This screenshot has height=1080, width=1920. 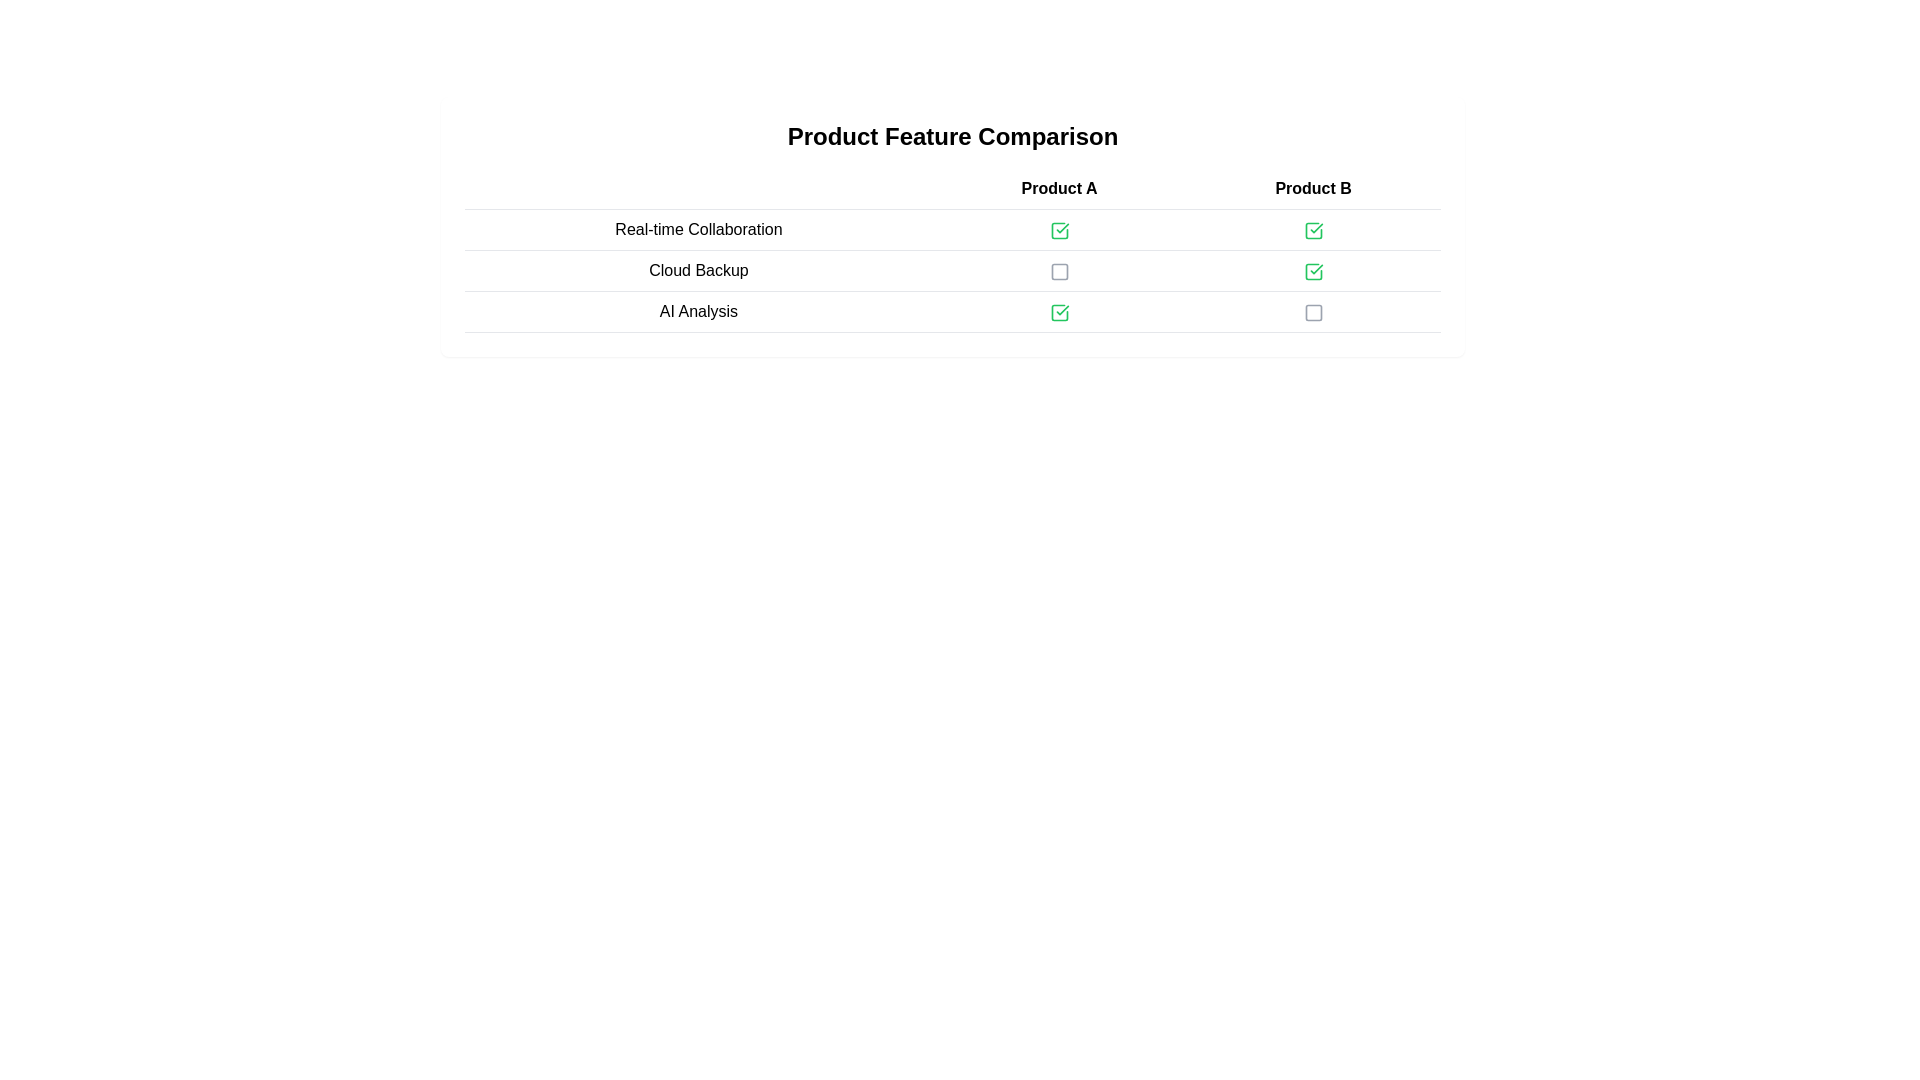 What do you see at coordinates (1313, 270) in the screenshot?
I see `the read-only indicator that visually indicates the availability of the 'Cloud Backup' feature for 'Product B' in the comparison table` at bounding box center [1313, 270].